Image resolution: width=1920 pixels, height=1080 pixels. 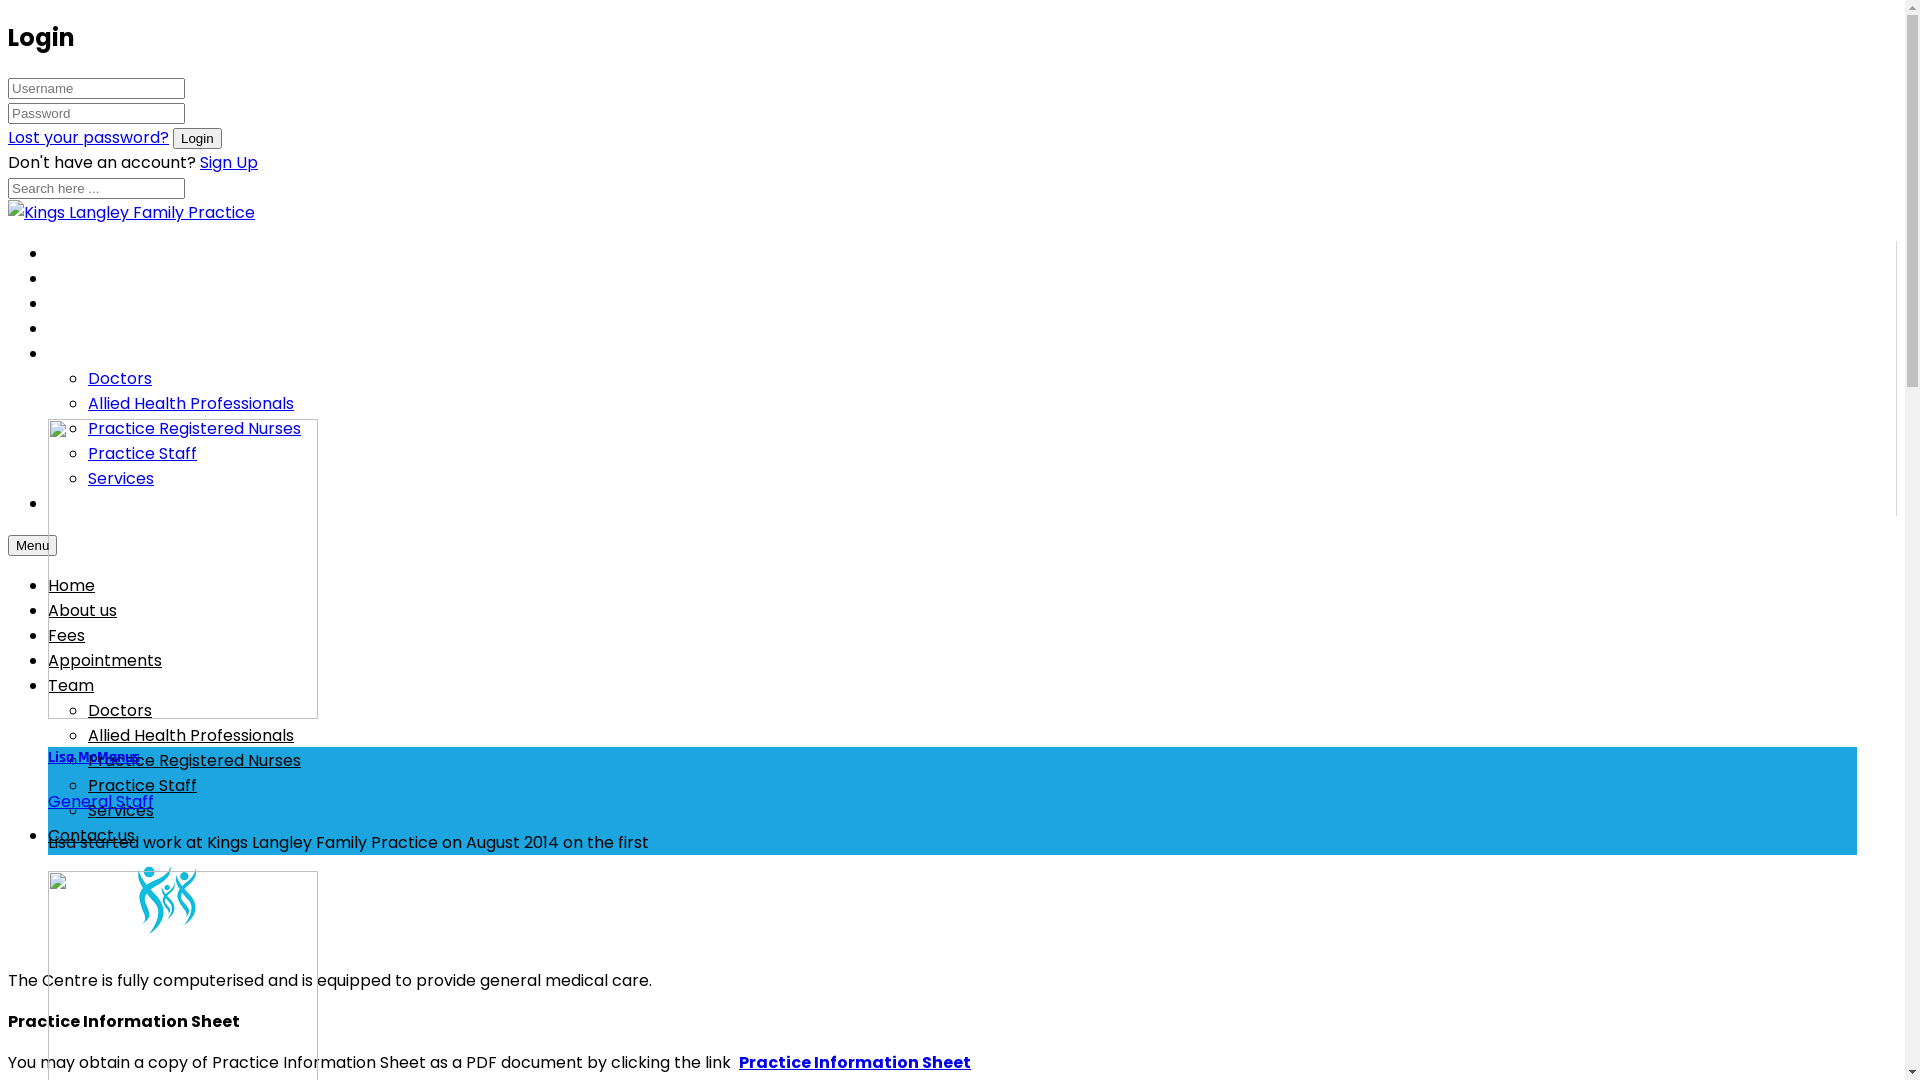 What do you see at coordinates (854, 1061) in the screenshot?
I see `'Practice Information Sheet'` at bounding box center [854, 1061].